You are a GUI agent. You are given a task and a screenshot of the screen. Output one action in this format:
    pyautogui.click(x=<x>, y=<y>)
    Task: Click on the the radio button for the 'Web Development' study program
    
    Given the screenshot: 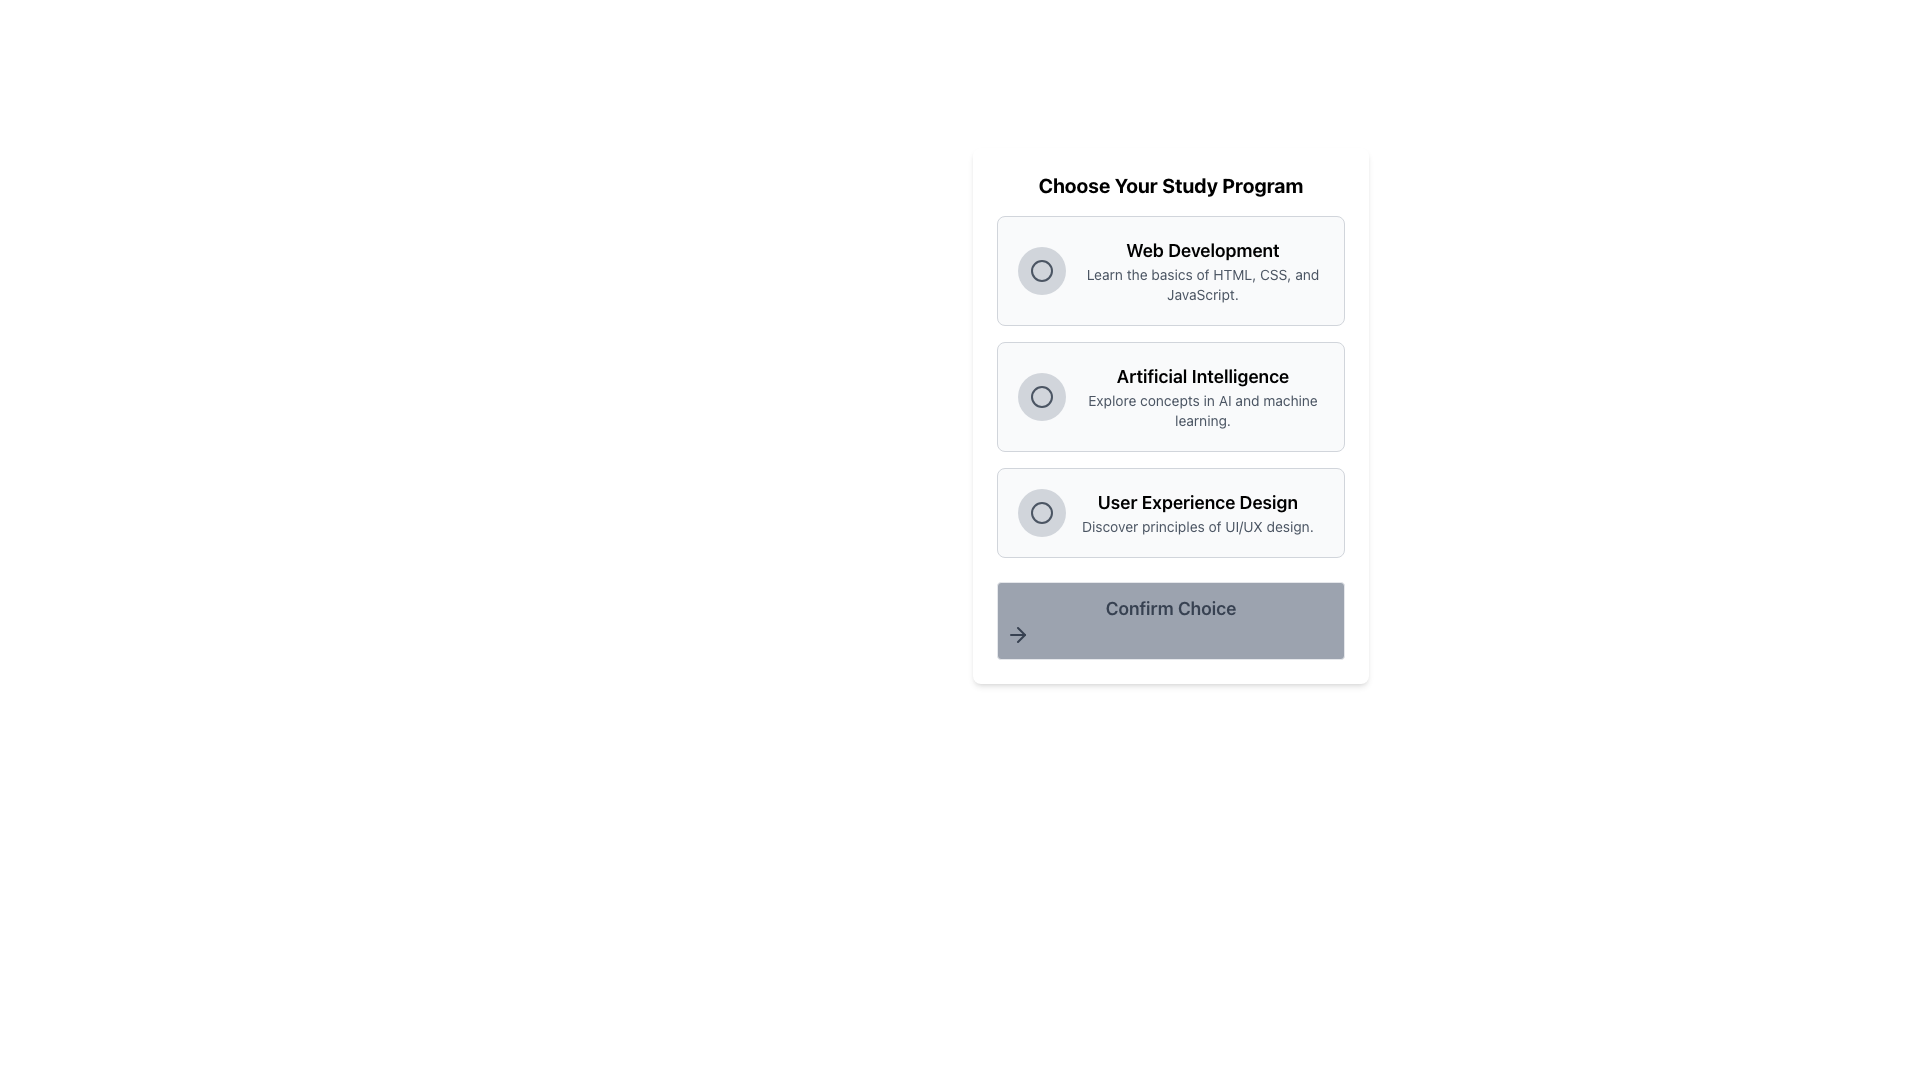 What is the action you would take?
    pyautogui.click(x=1040, y=270)
    